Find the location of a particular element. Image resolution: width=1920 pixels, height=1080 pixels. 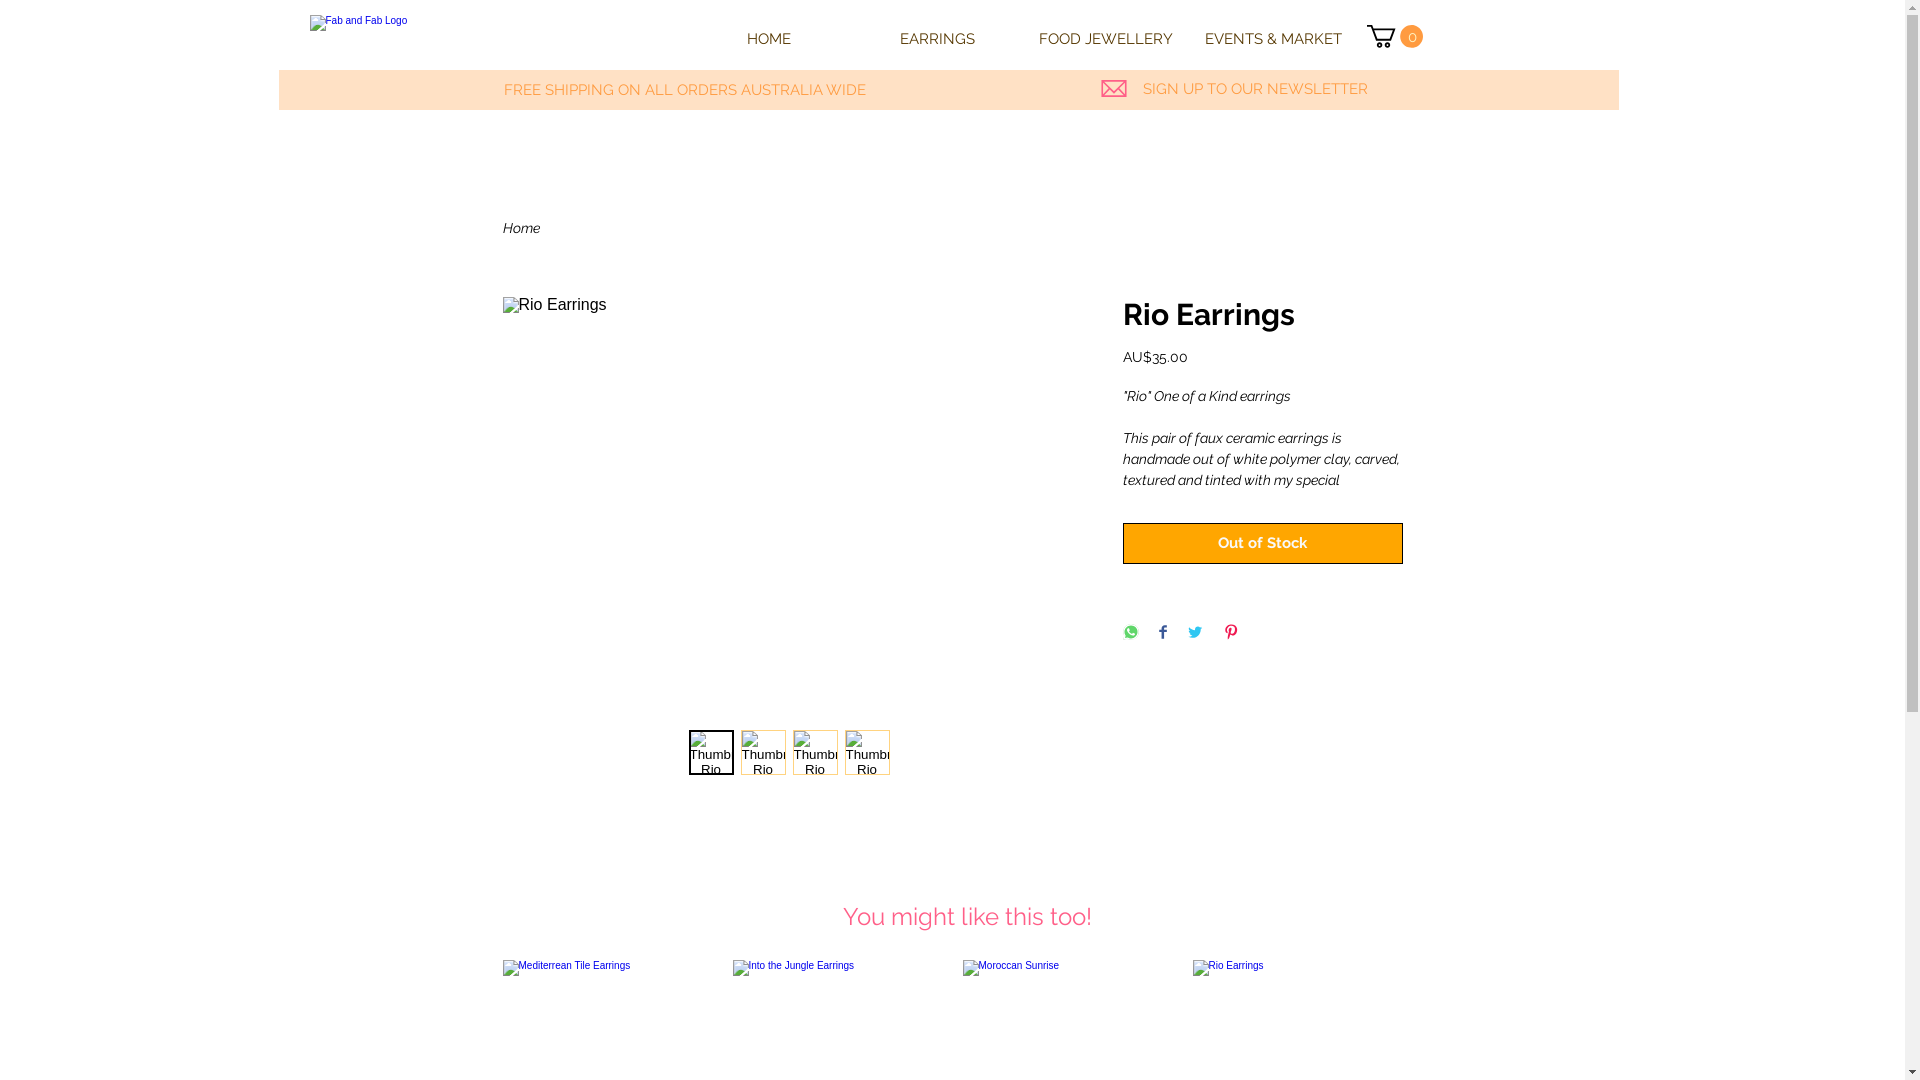

'FREE SHIPPING ON ALL ORDERS AUSTRALIA WIDE' is located at coordinates (685, 88).